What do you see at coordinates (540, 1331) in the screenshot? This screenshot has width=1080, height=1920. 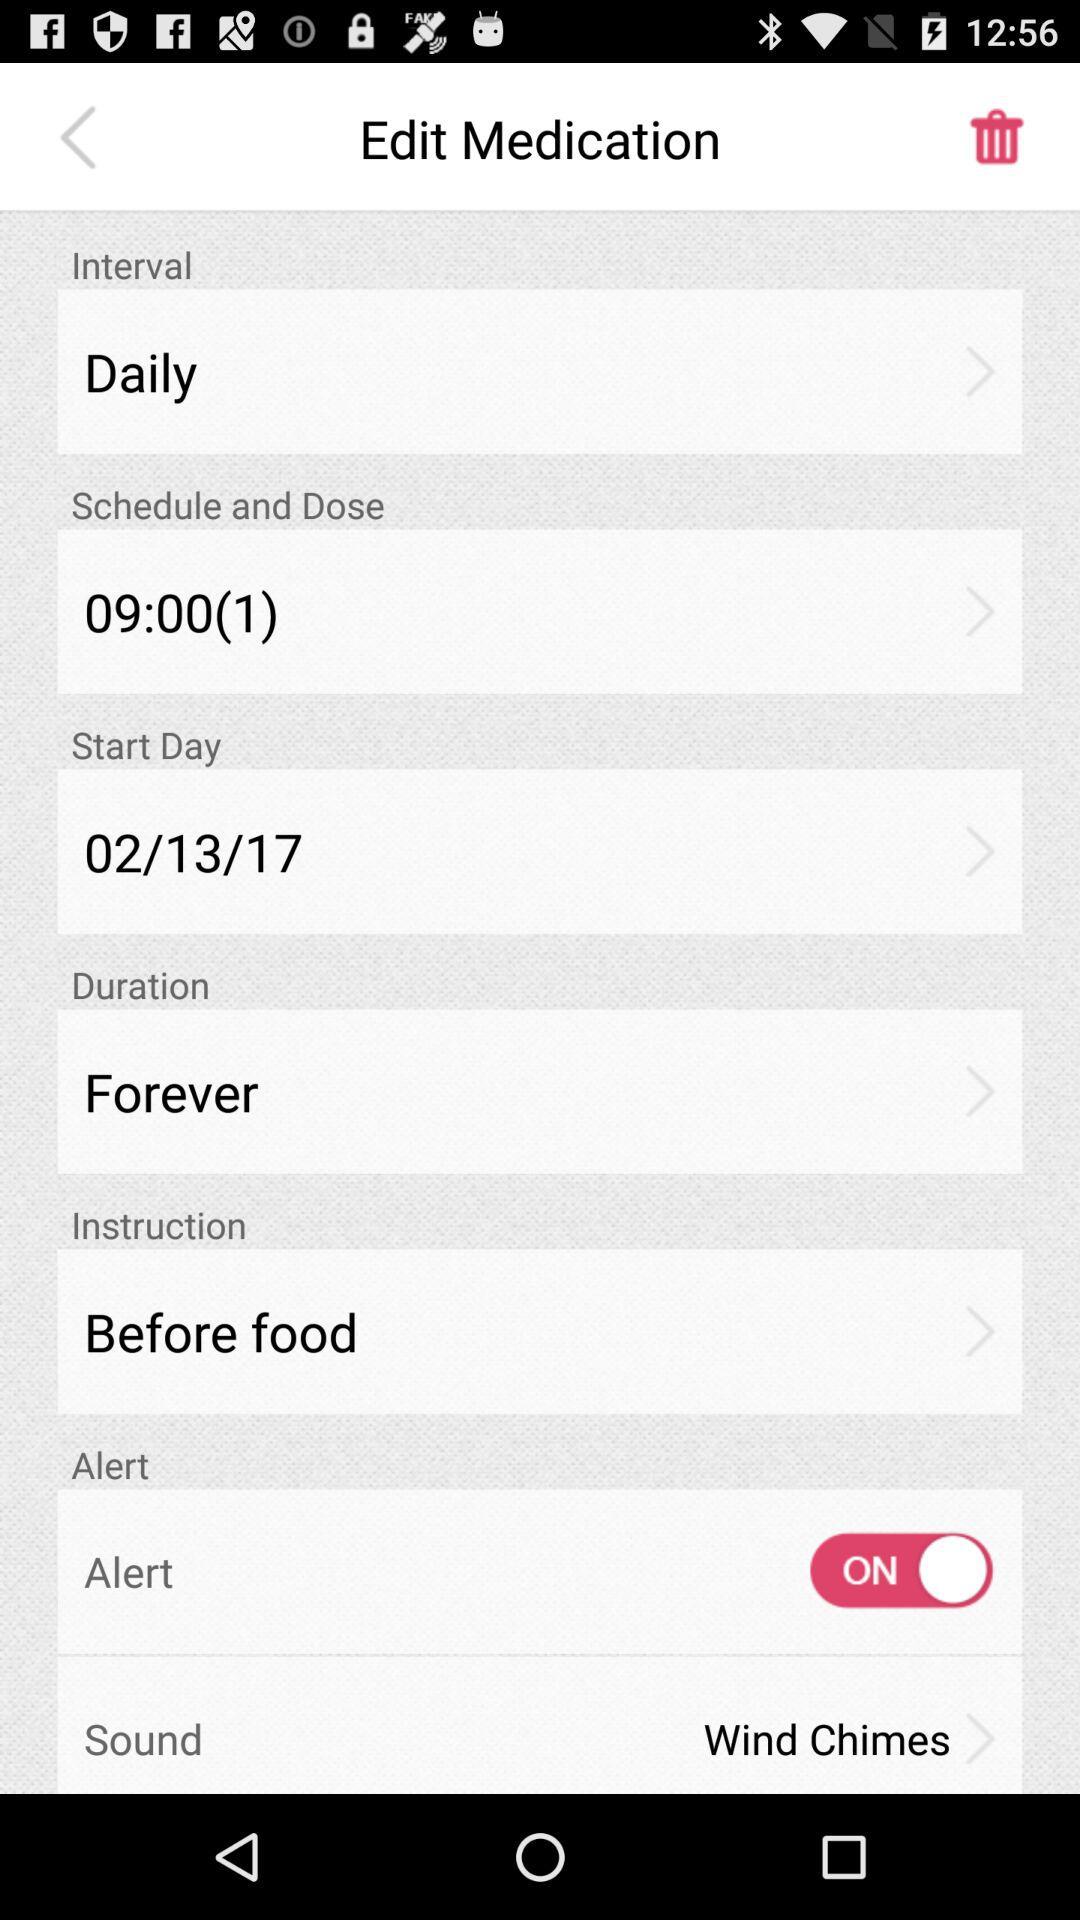 I see `before food` at bounding box center [540, 1331].